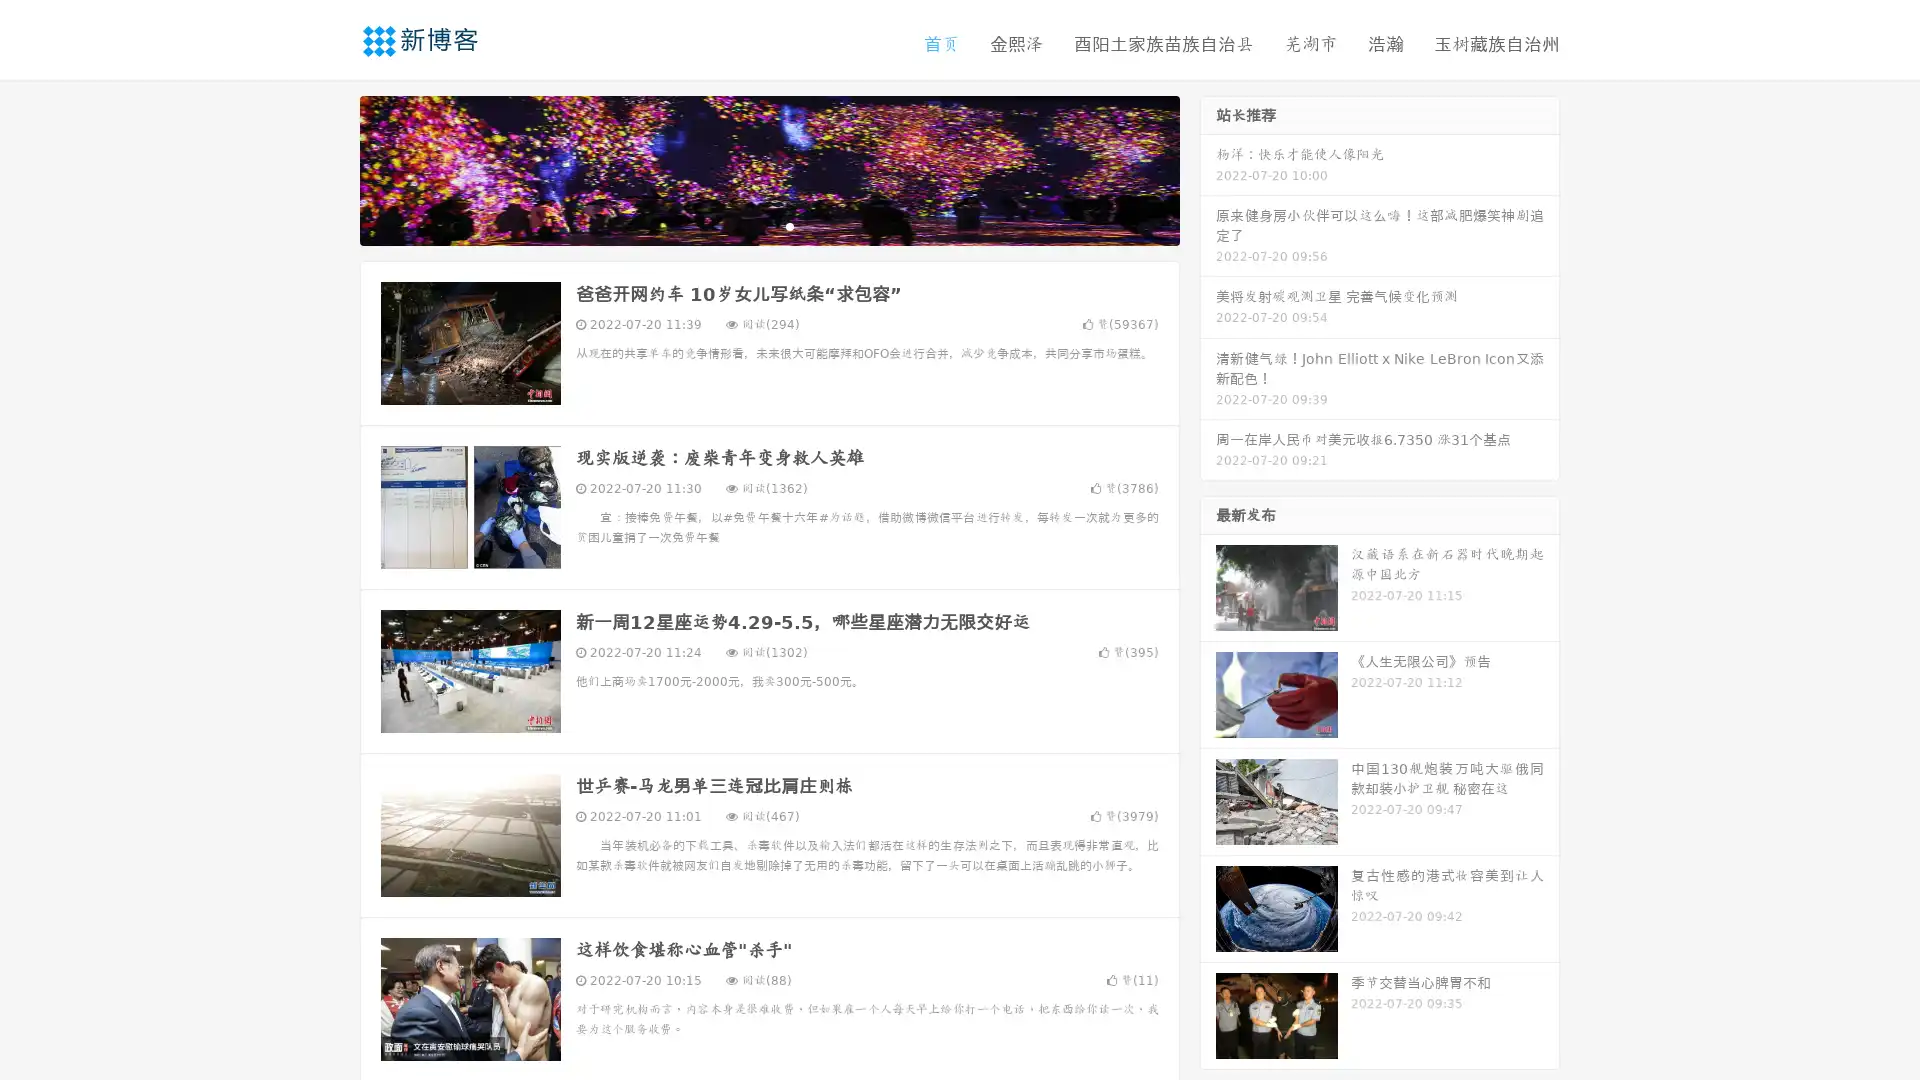 The width and height of the screenshot is (1920, 1080). Describe the element at coordinates (748, 225) in the screenshot. I see `Go to slide 1` at that location.